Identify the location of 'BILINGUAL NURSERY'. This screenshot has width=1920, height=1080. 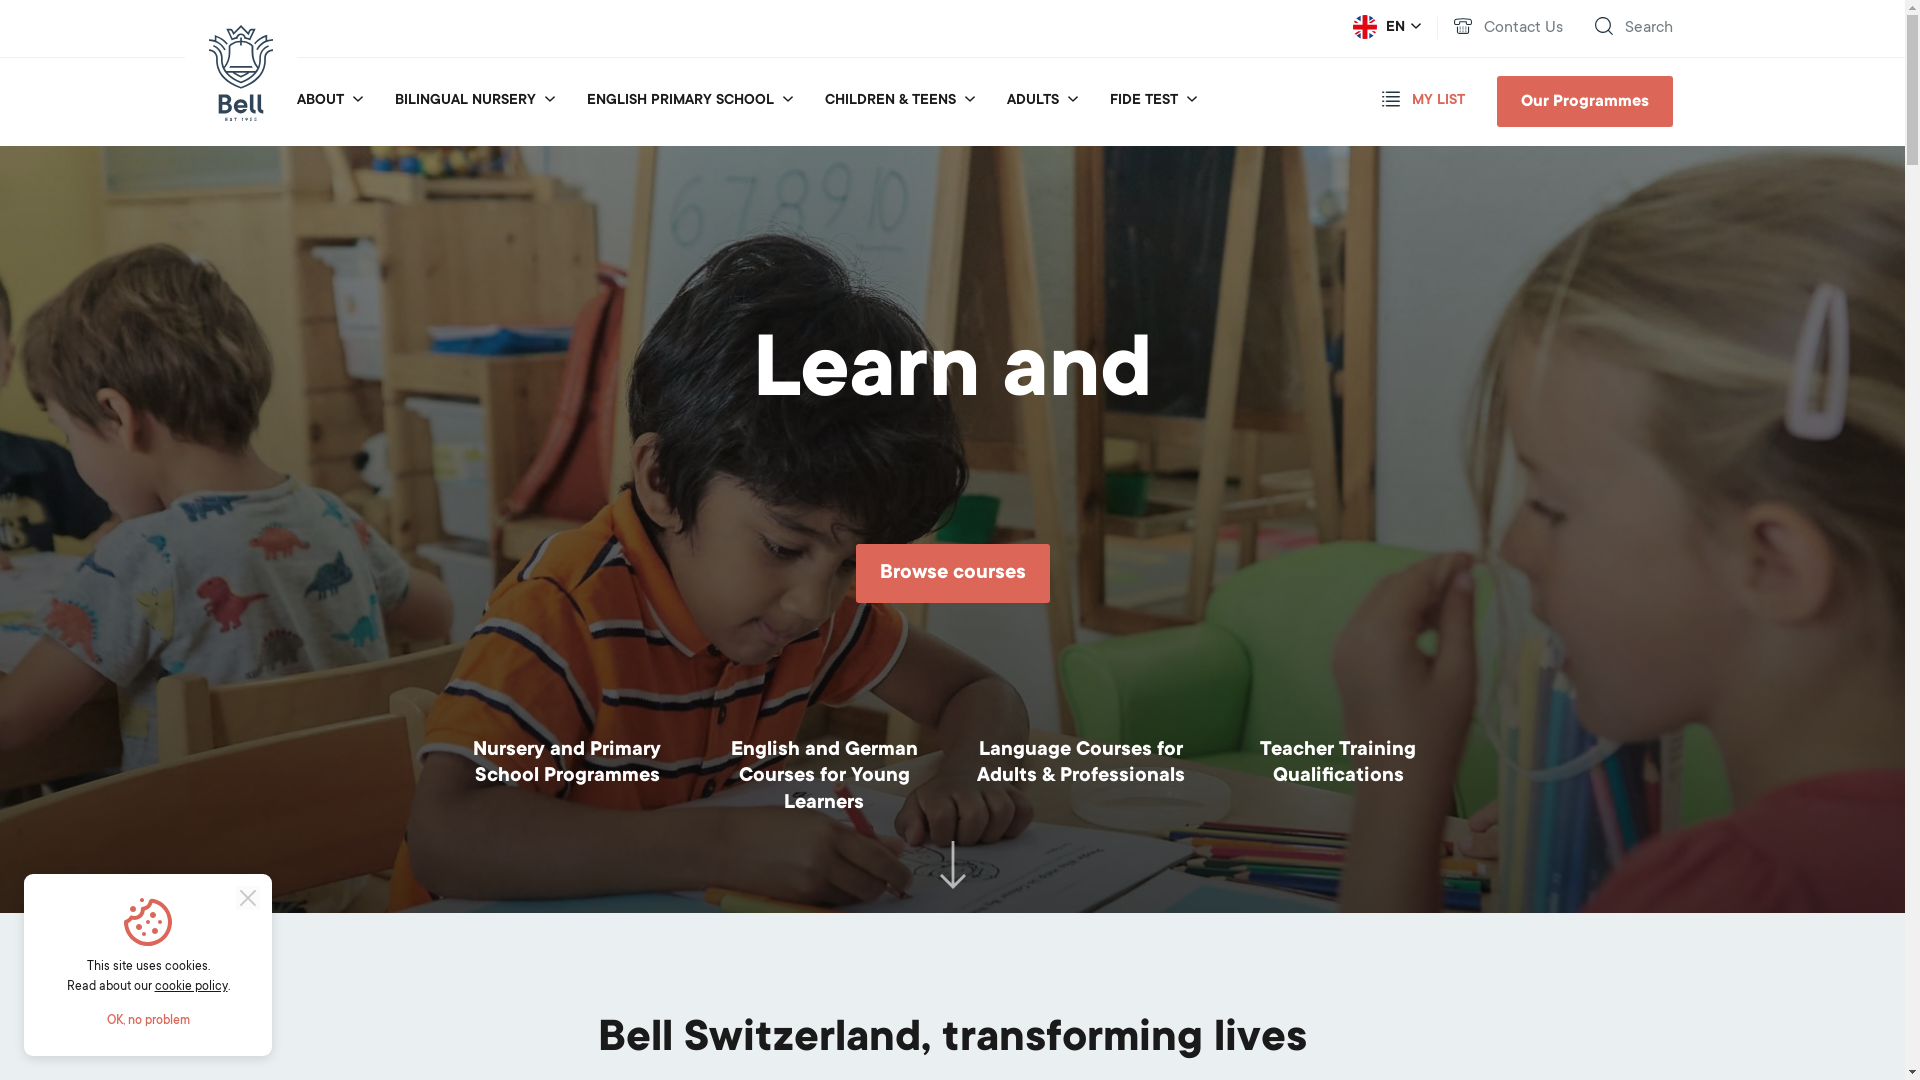
(463, 100).